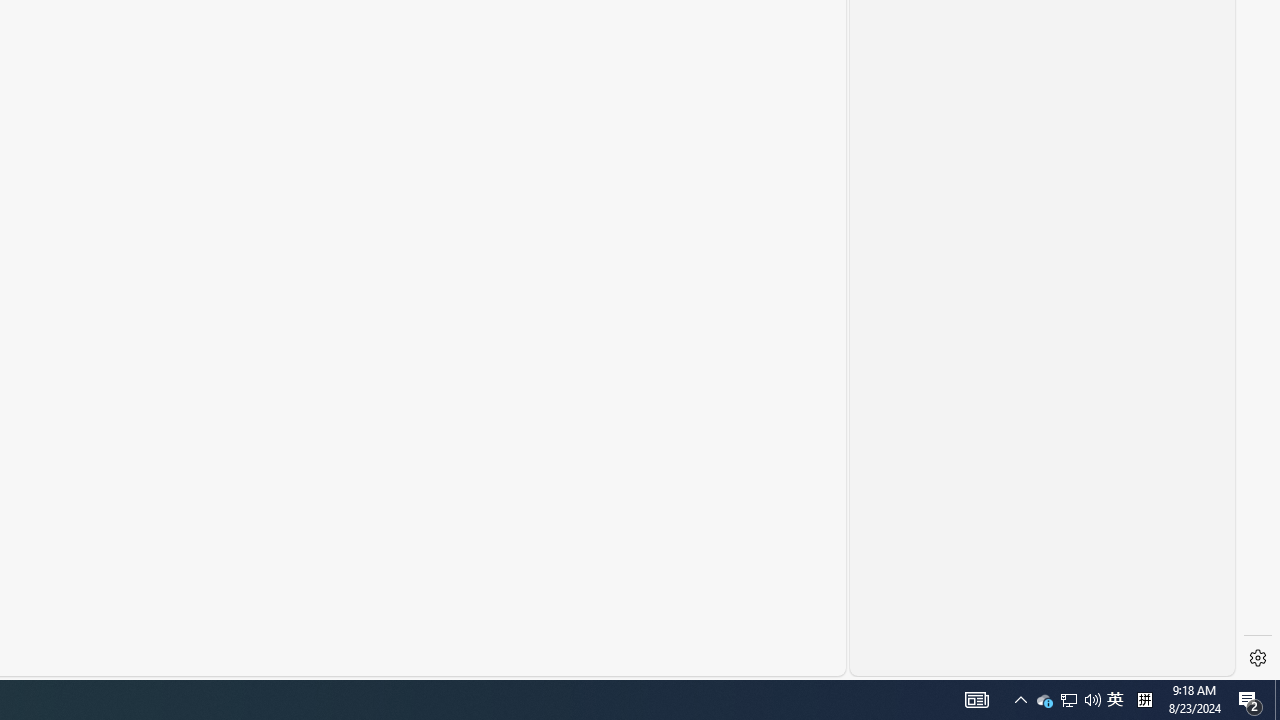  I want to click on 'Tray Input Indicator - Chinese (Simplified, China)', so click(1144, 698).